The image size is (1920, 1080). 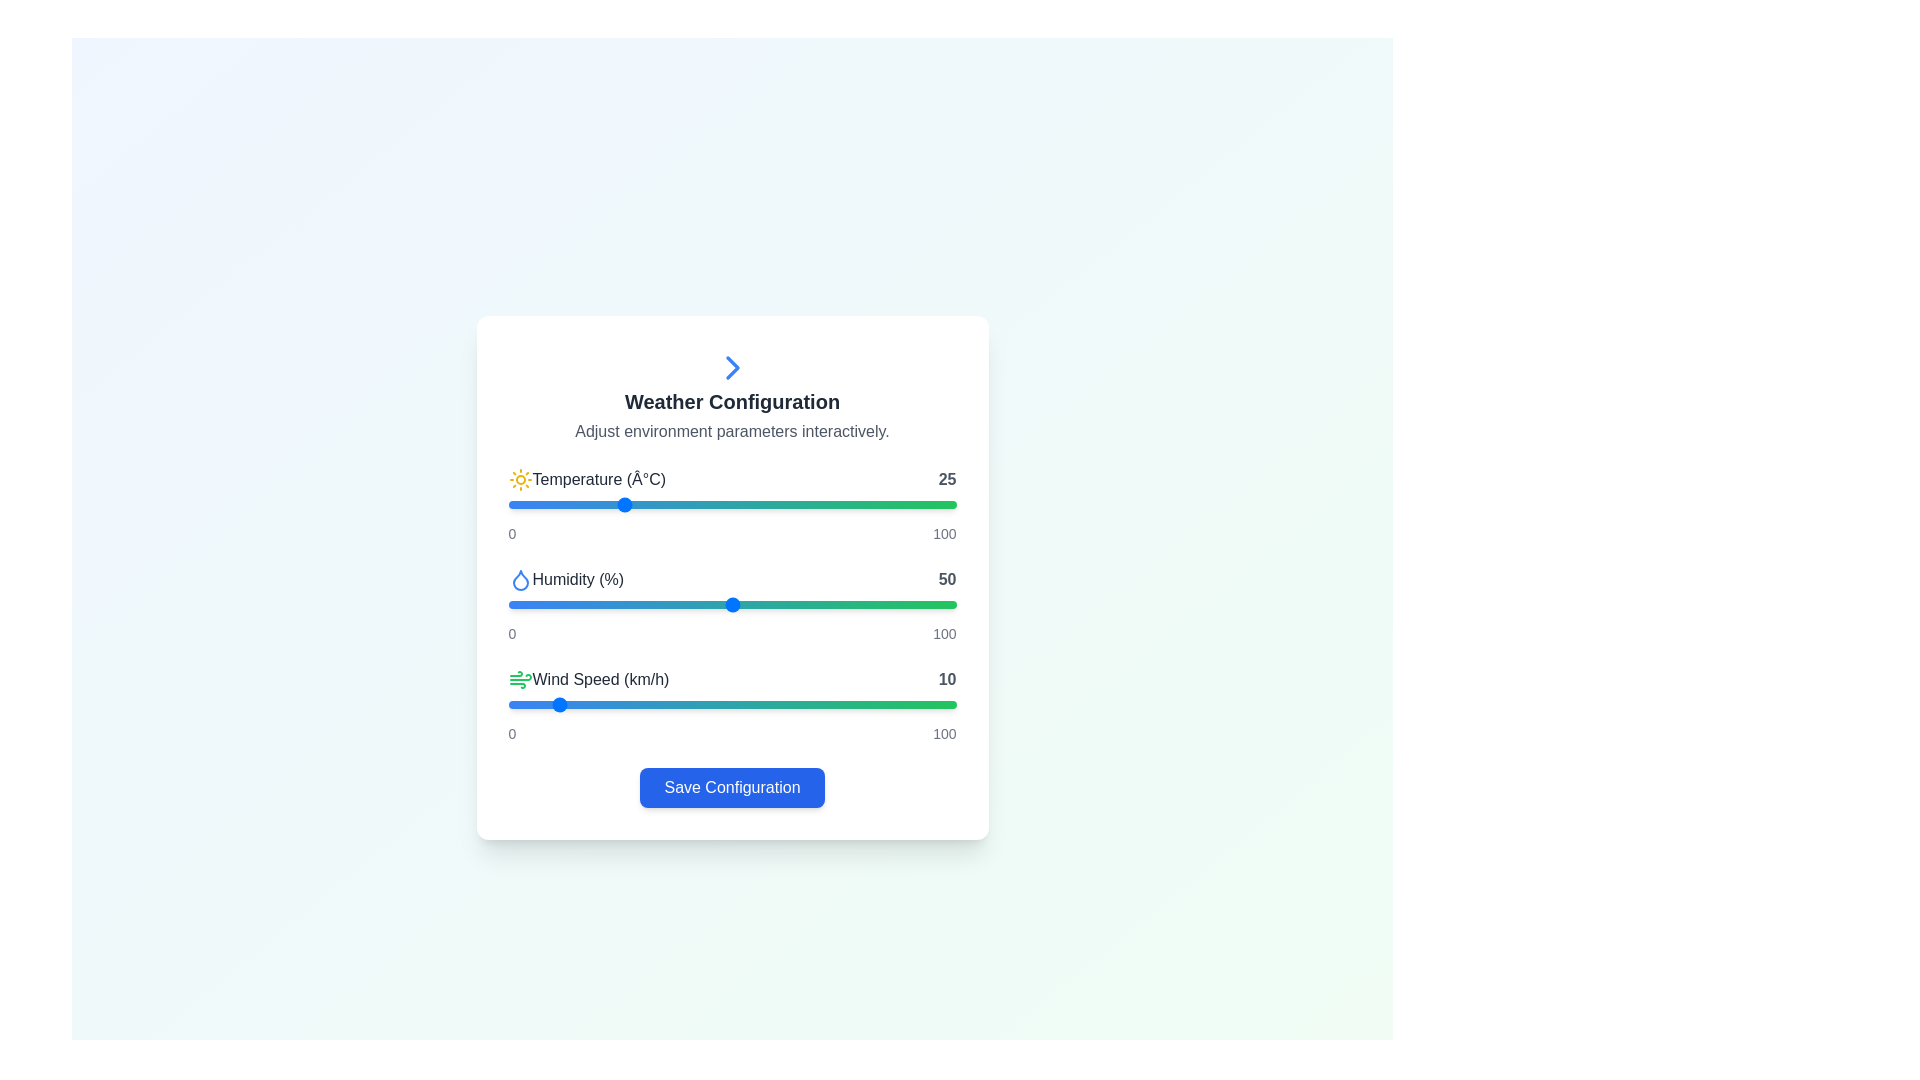 I want to click on the humidity level, so click(x=619, y=604).